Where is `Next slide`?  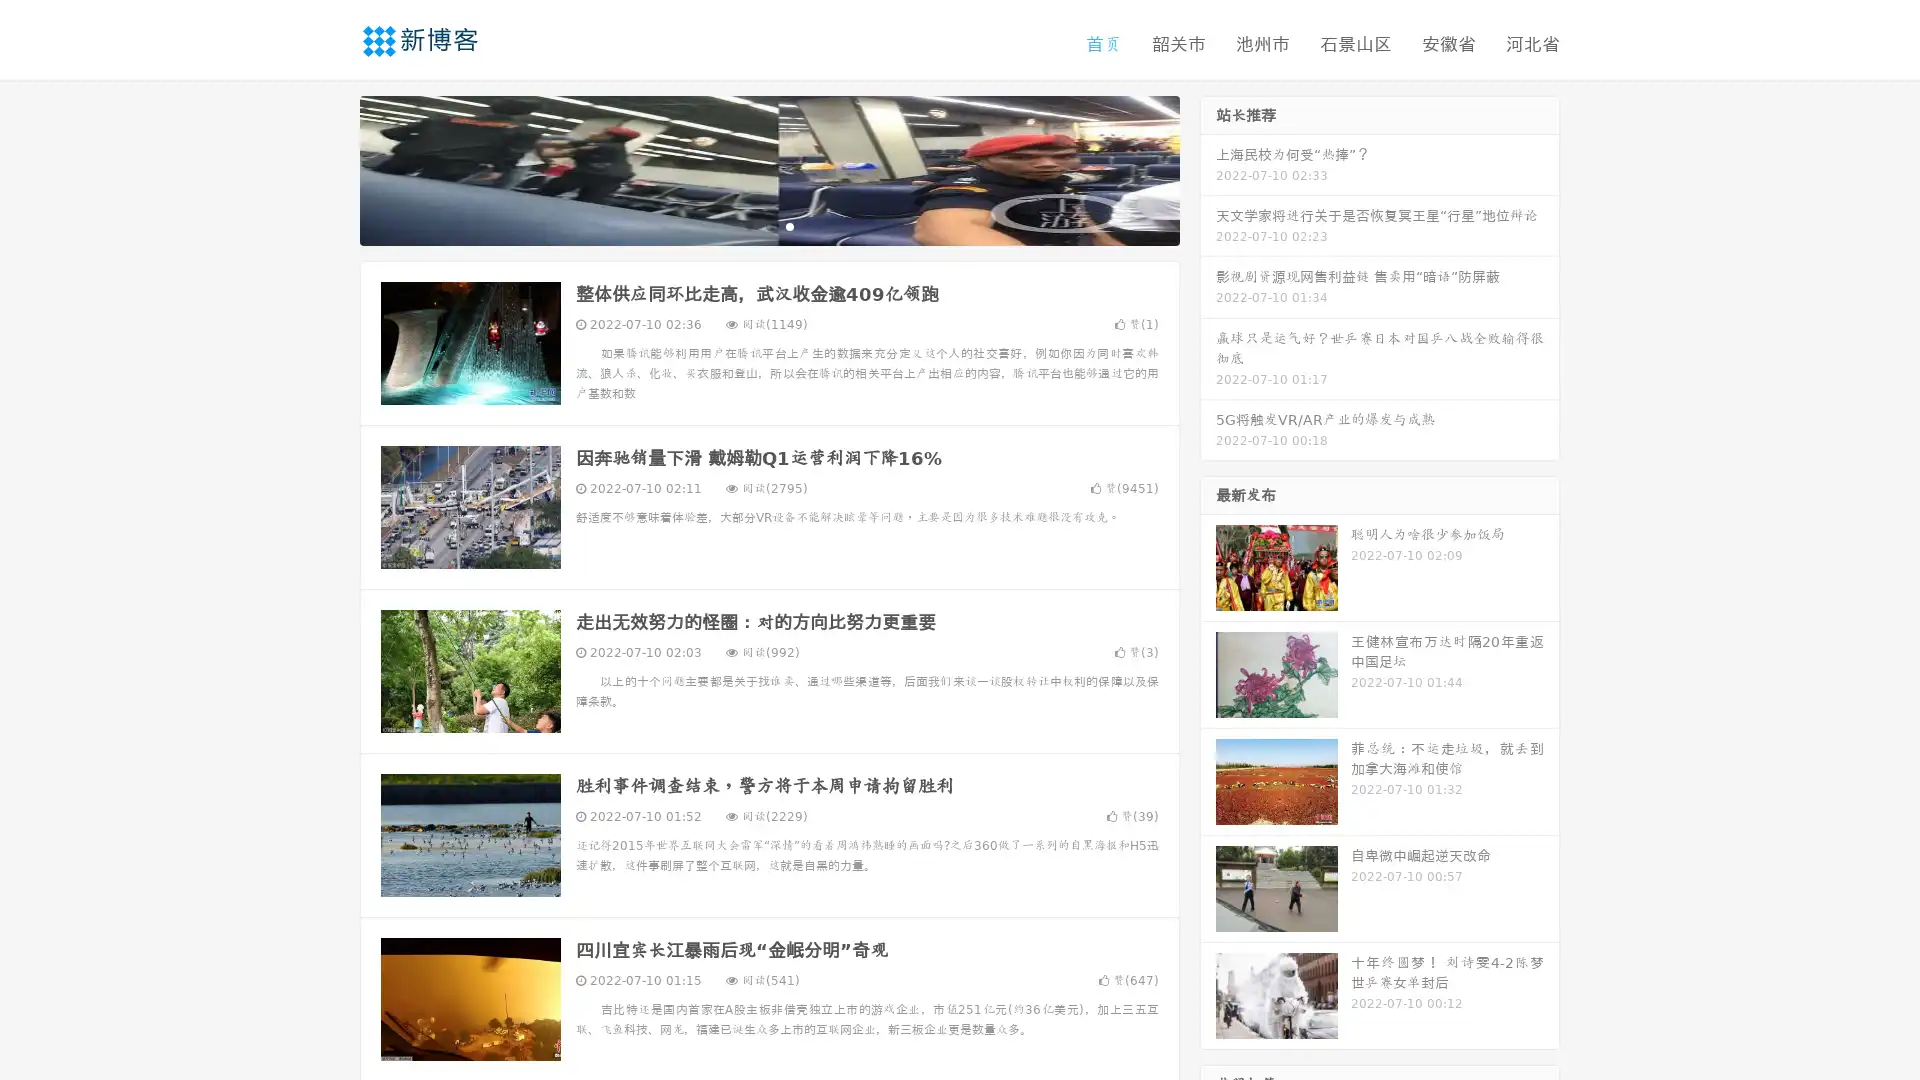
Next slide is located at coordinates (1208, 168).